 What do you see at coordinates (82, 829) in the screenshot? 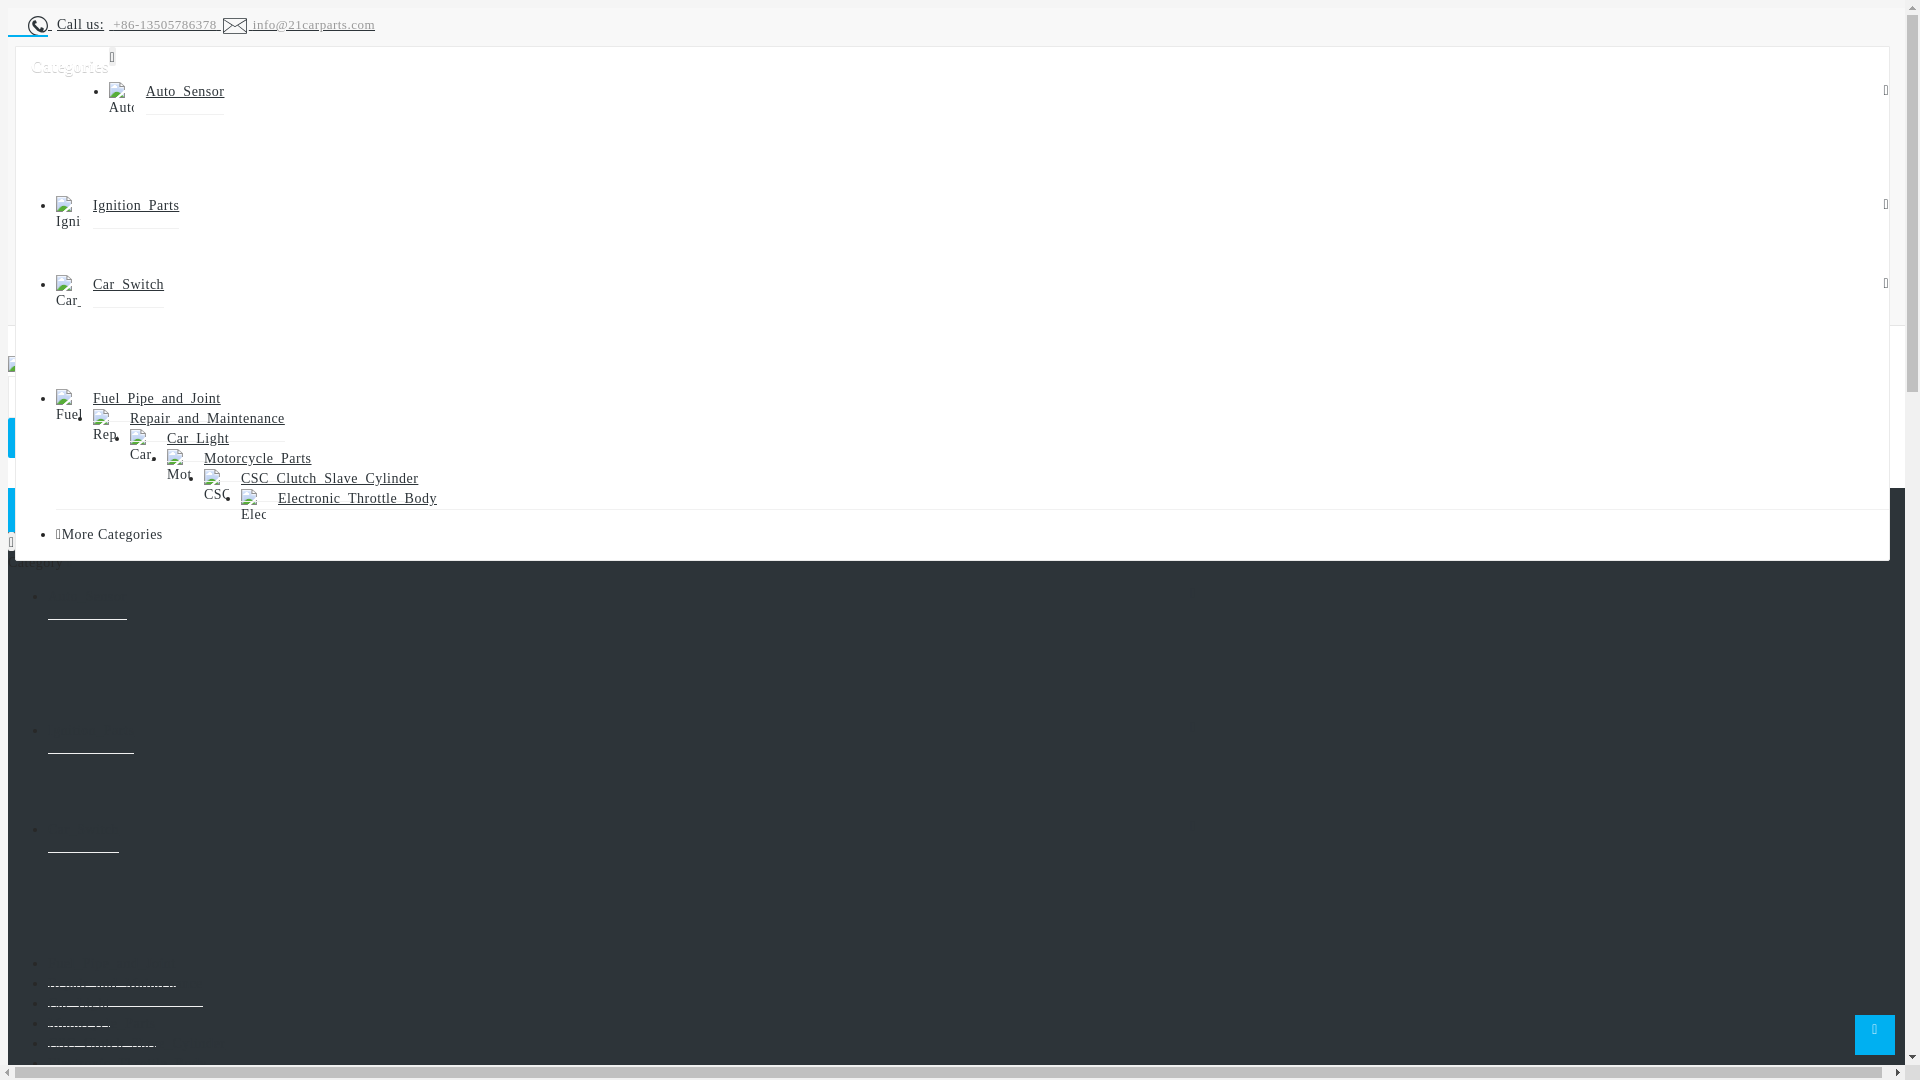
I see `'Car_Switch'` at bounding box center [82, 829].